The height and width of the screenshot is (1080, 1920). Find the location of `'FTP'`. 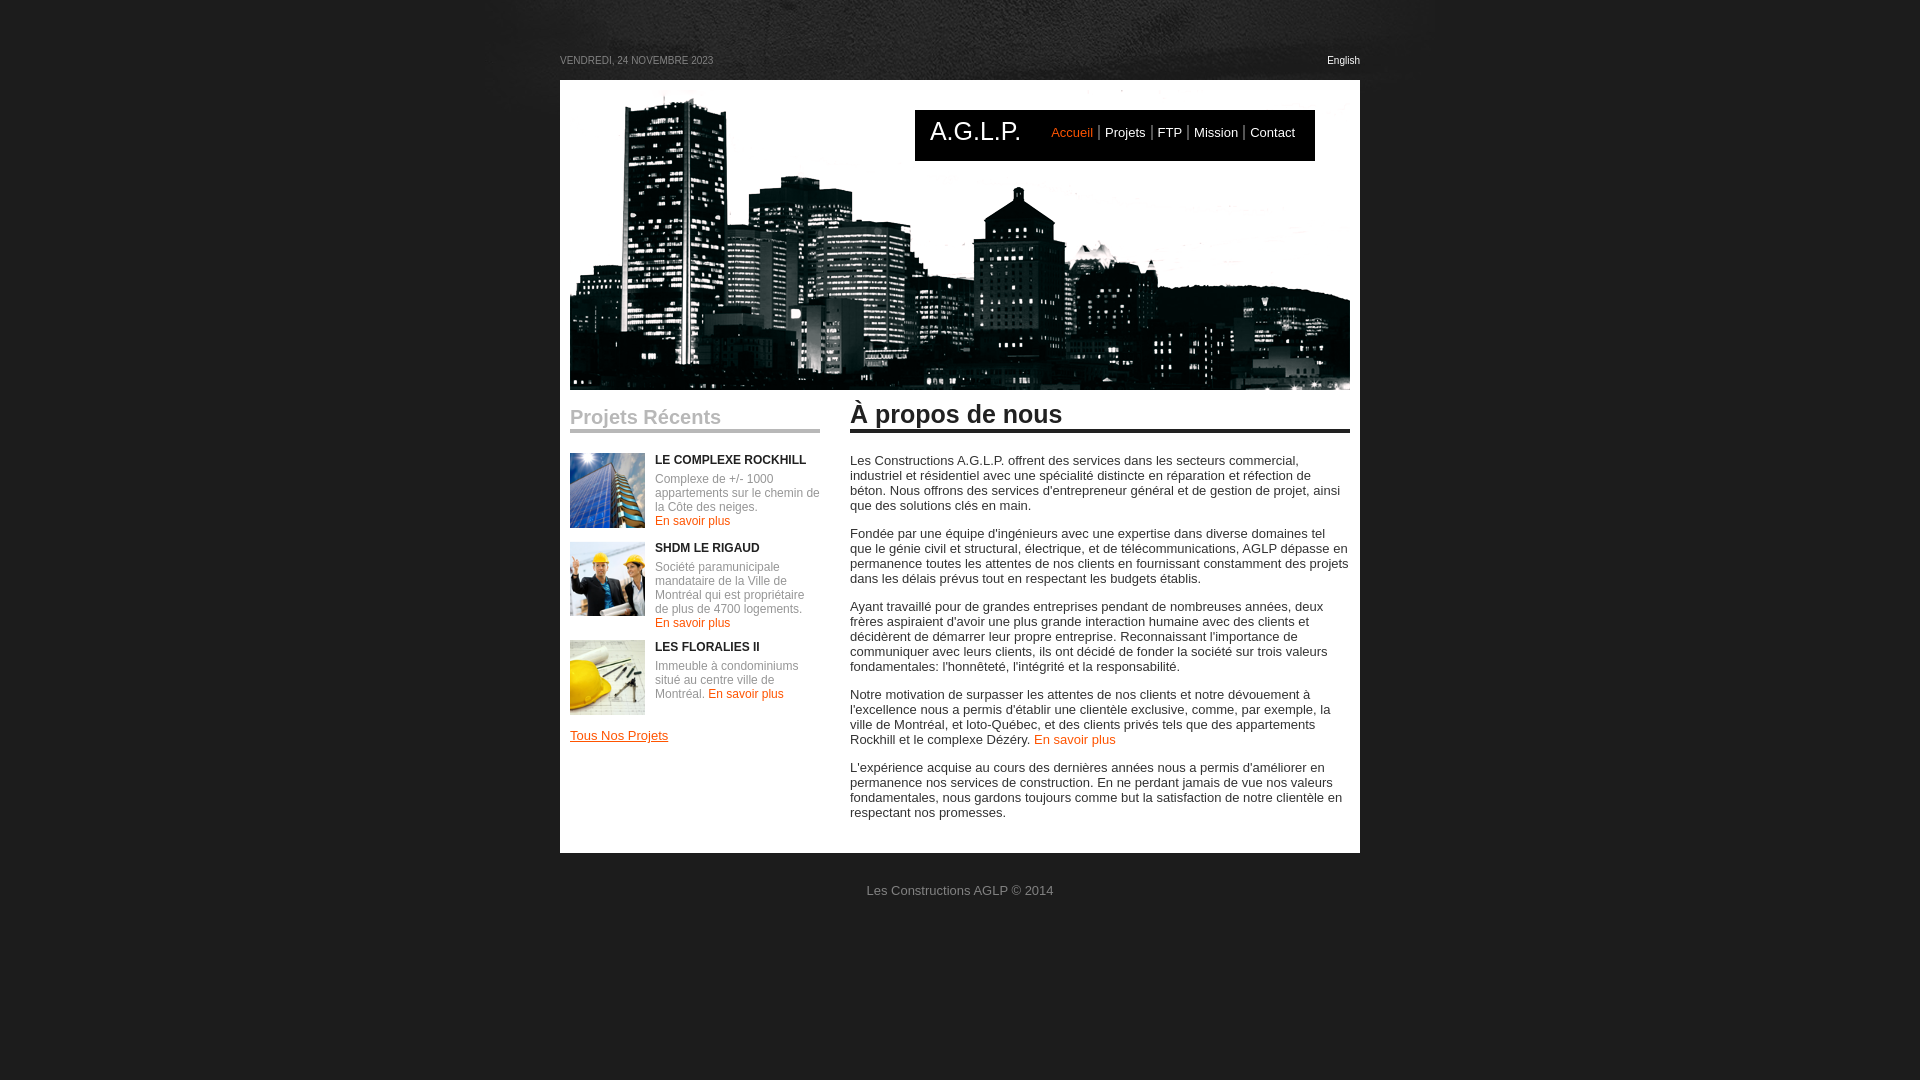

'FTP' is located at coordinates (1170, 132).